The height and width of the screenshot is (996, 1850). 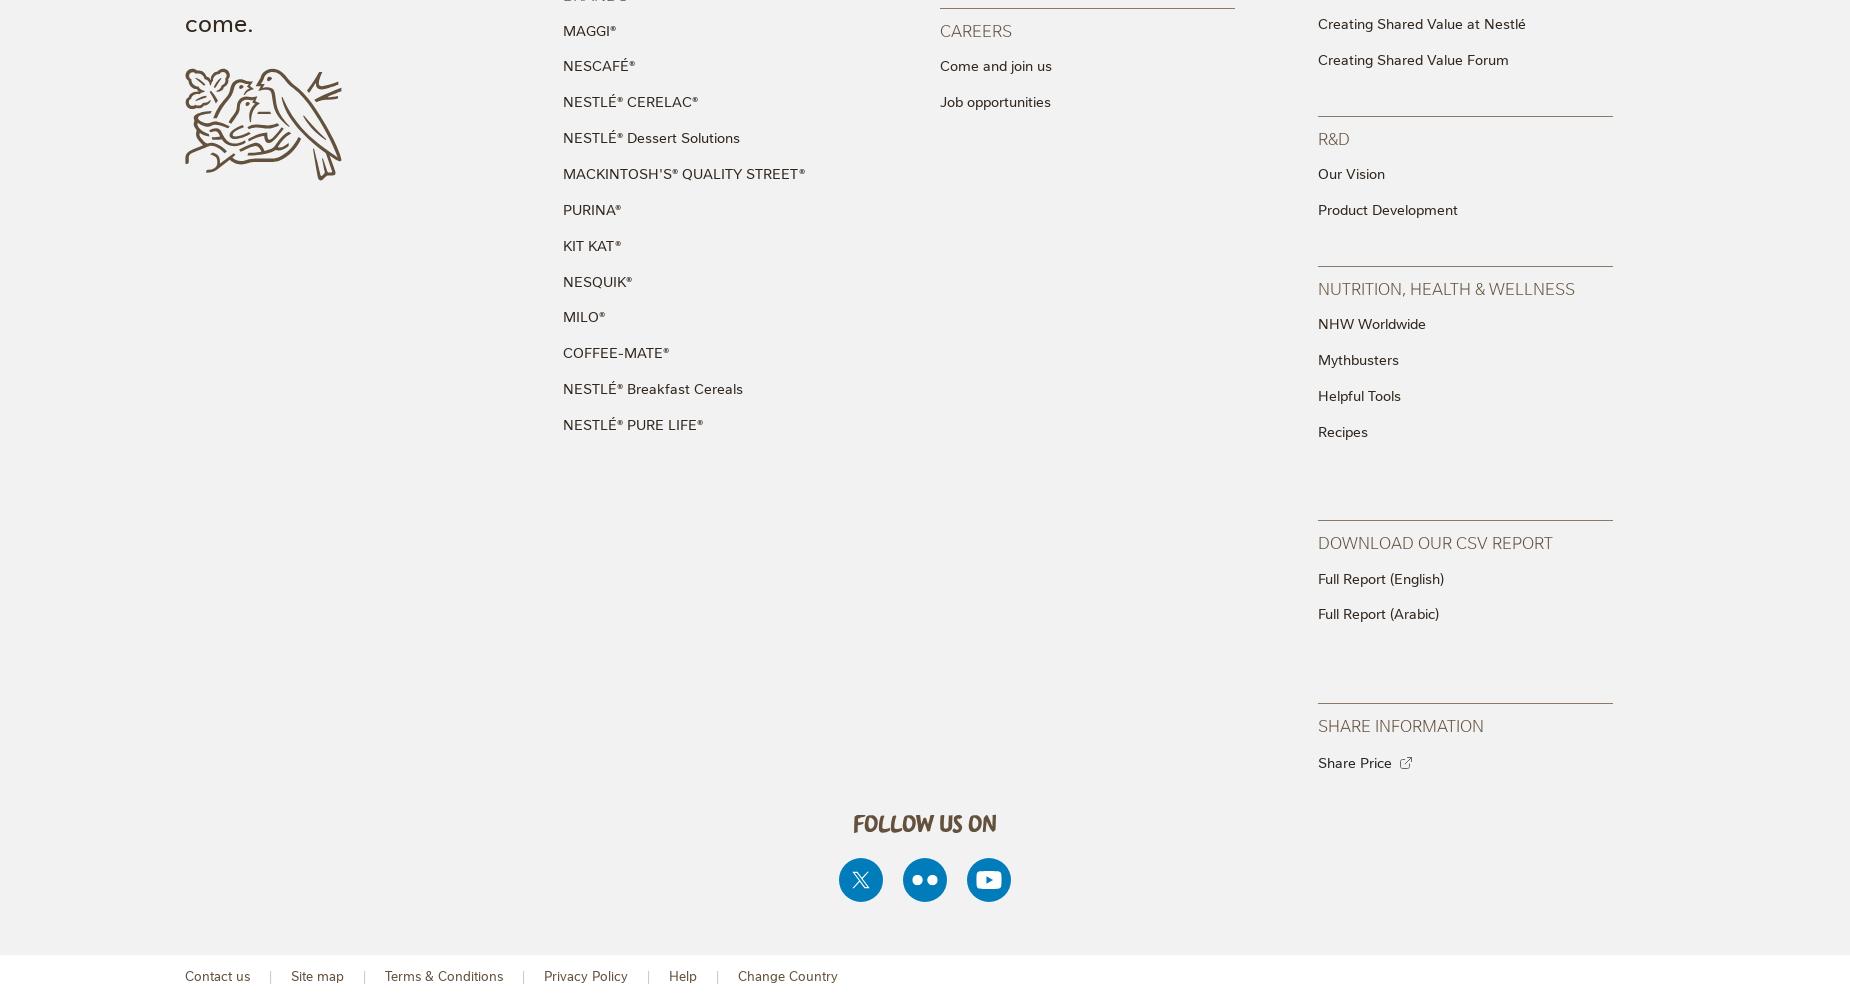 I want to click on 'SHARE INFORMATION', so click(x=1400, y=722).